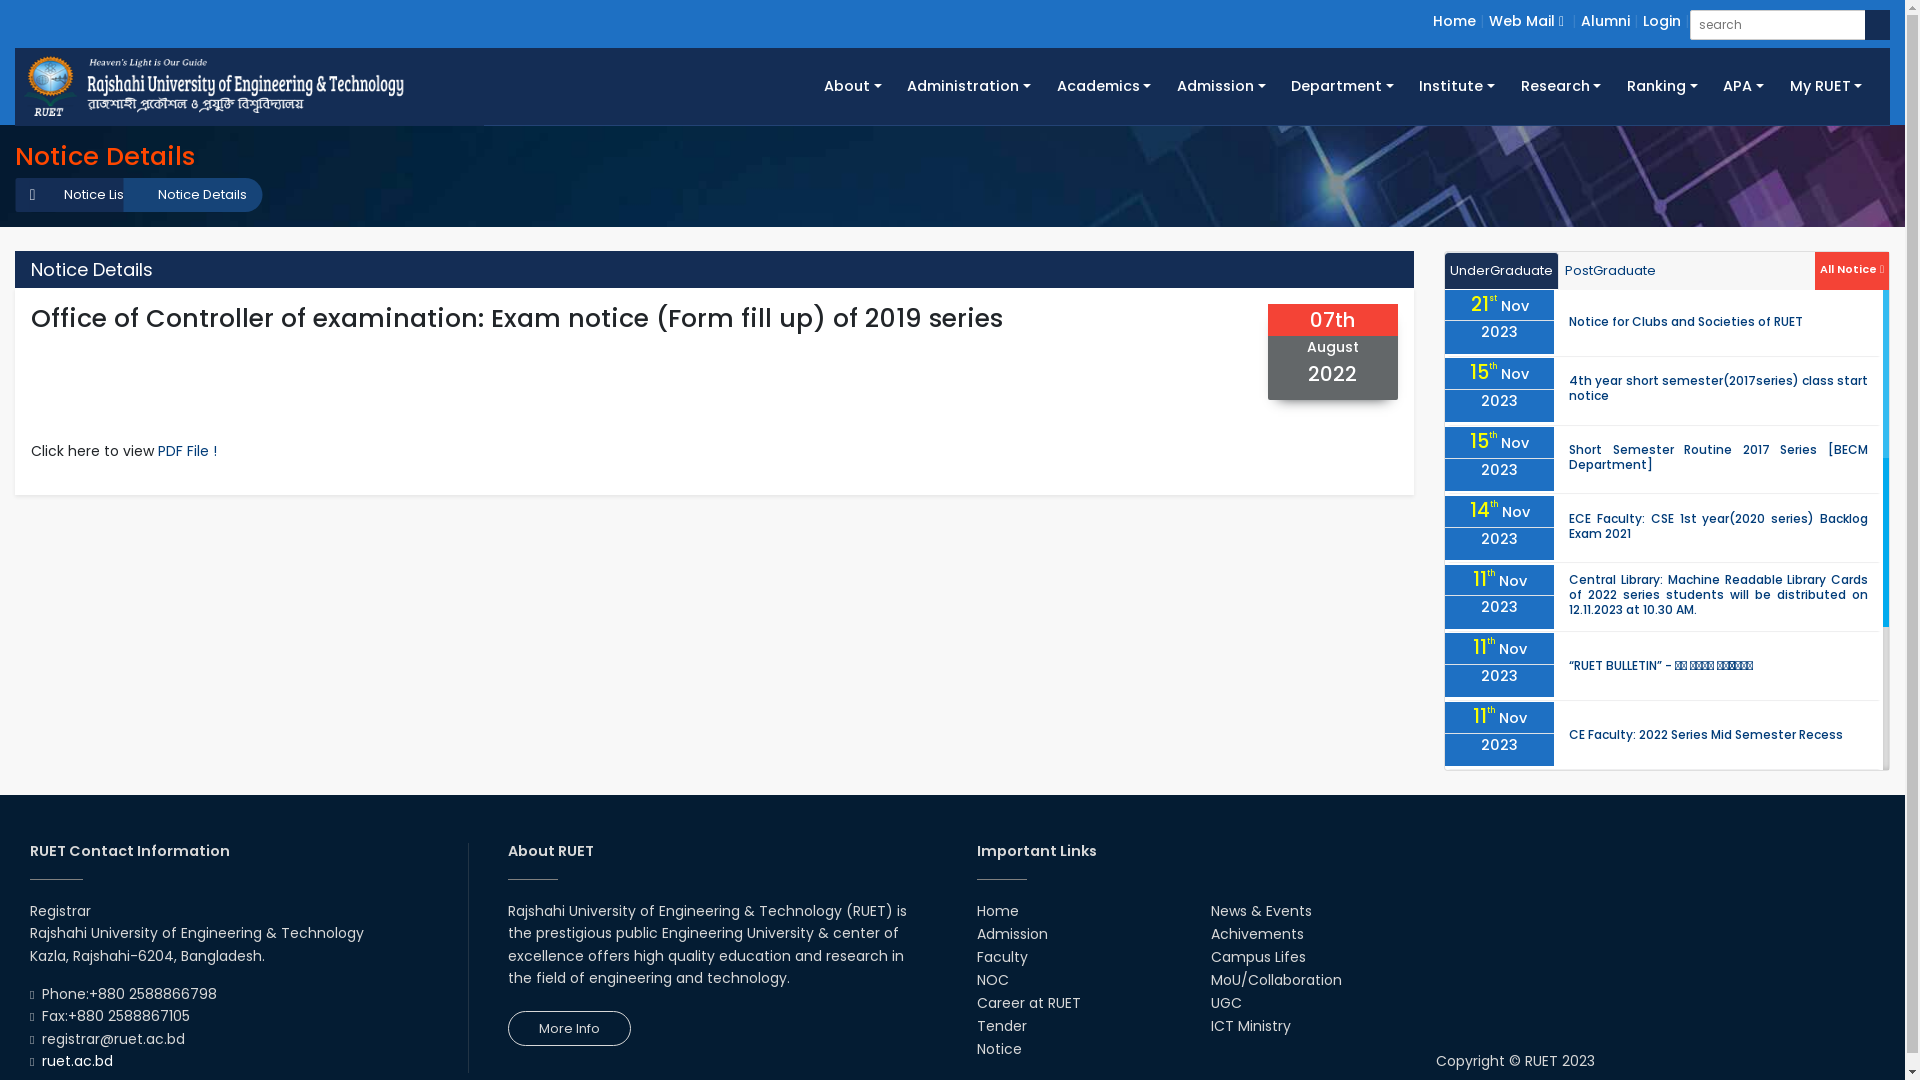  What do you see at coordinates (1457, 85) in the screenshot?
I see `'Institute'` at bounding box center [1457, 85].